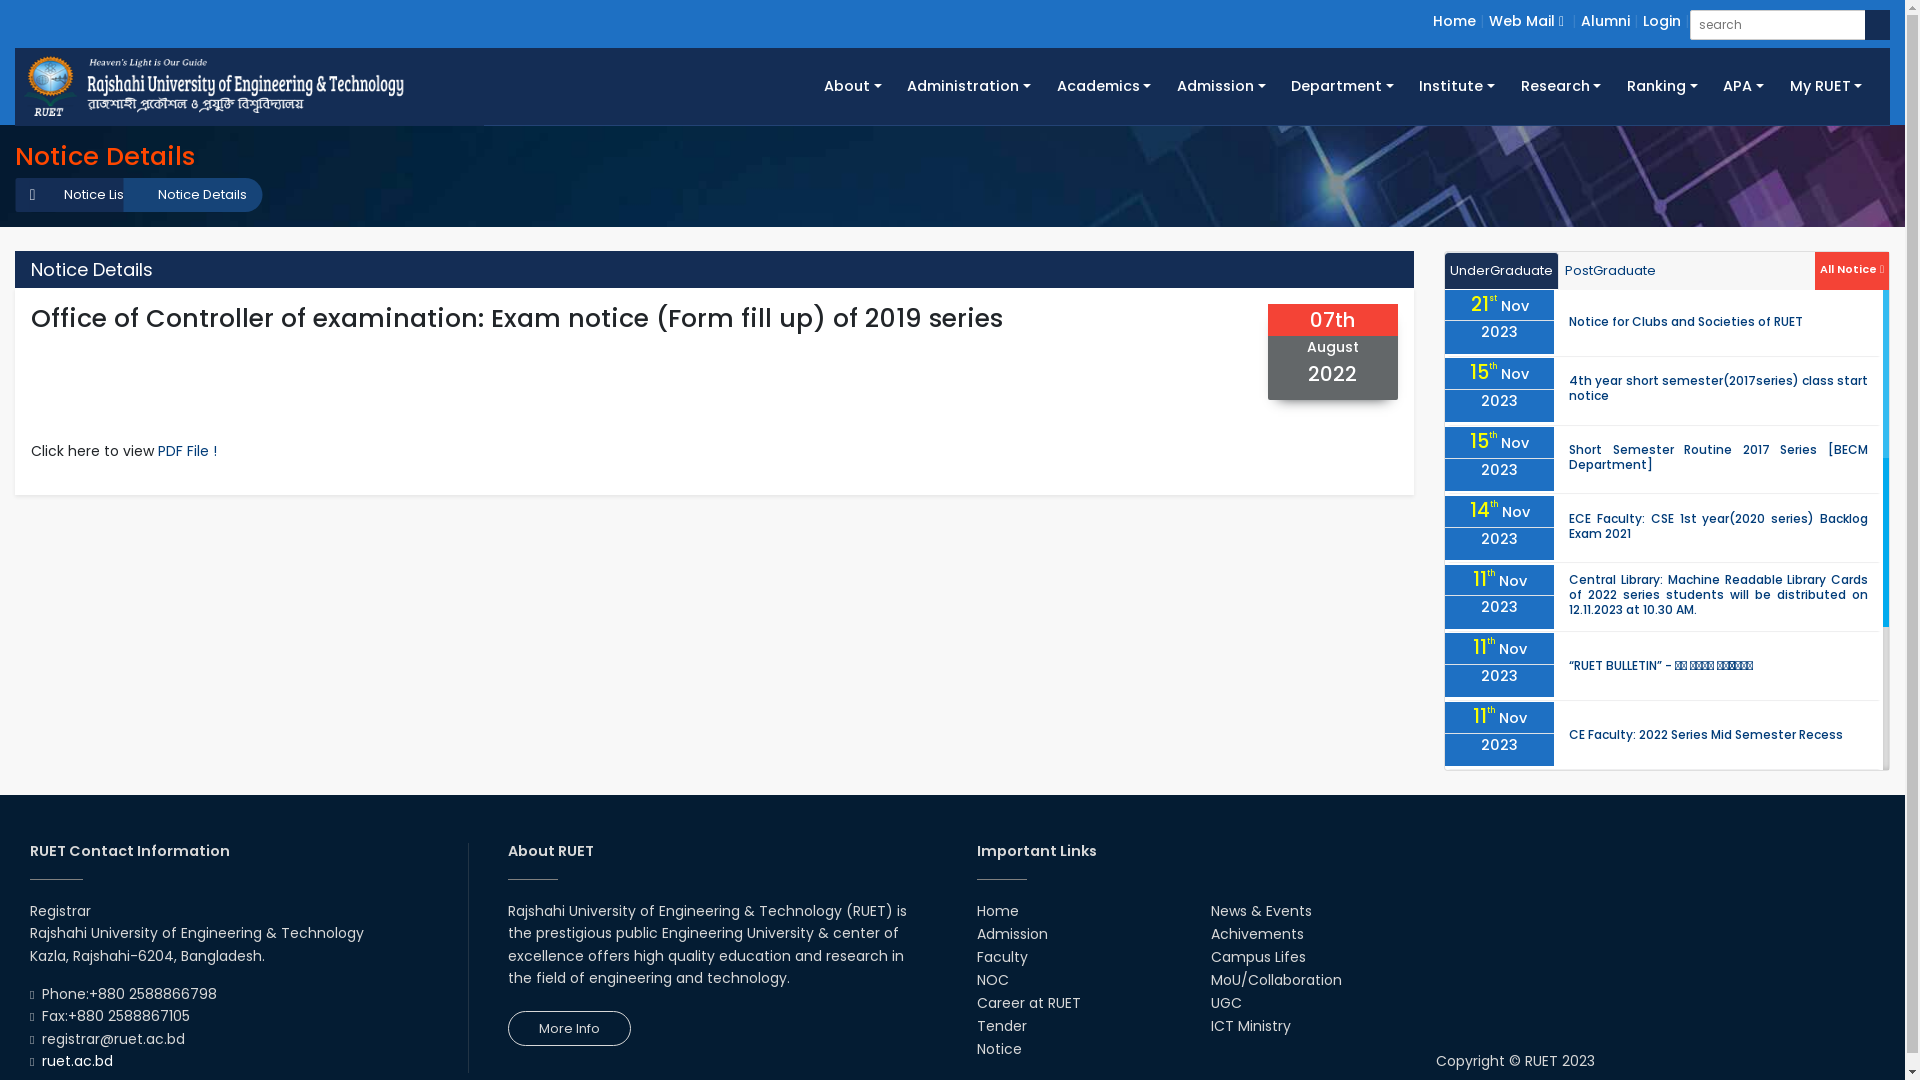  What do you see at coordinates (1457, 85) in the screenshot?
I see `'Institute'` at bounding box center [1457, 85].